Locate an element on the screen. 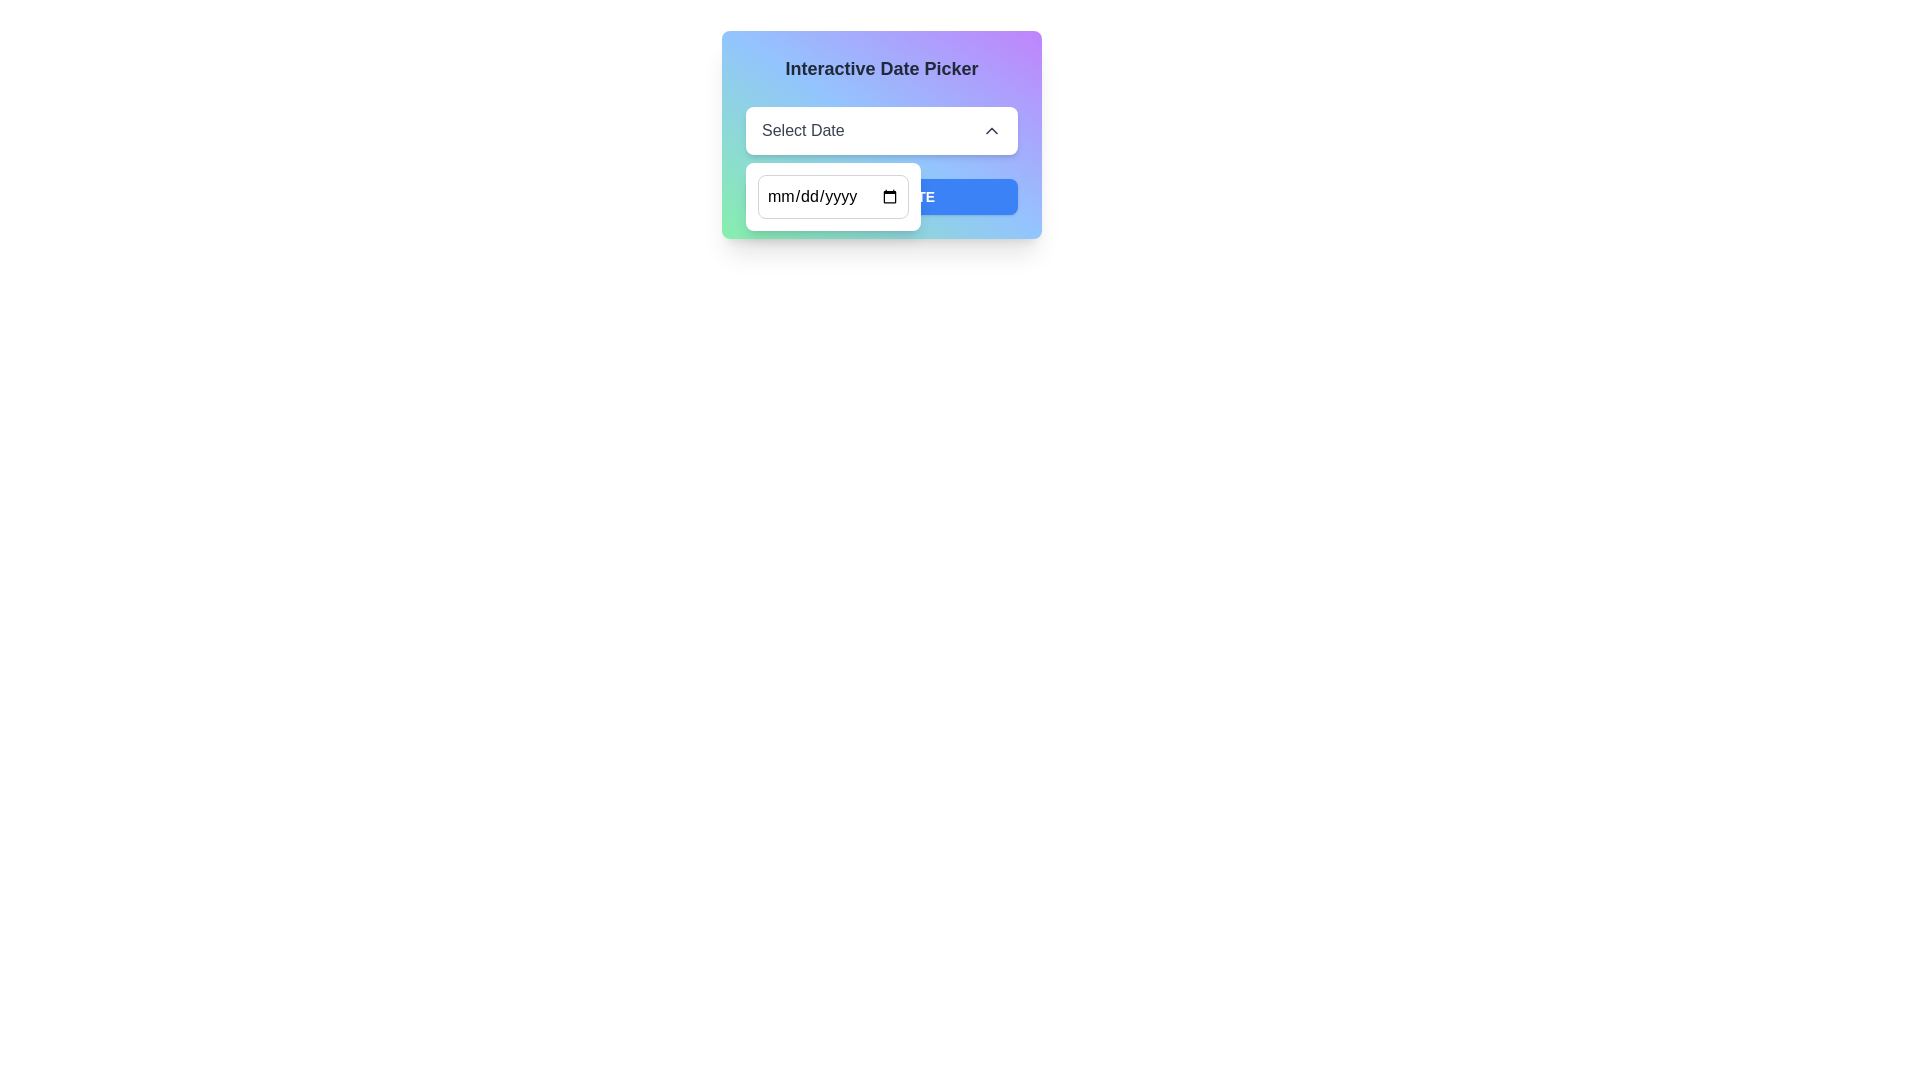 Image resolution: width=1920 pixels, height=1080 pixels. the Date Picker Input Field is located at coordinates (833, 196).